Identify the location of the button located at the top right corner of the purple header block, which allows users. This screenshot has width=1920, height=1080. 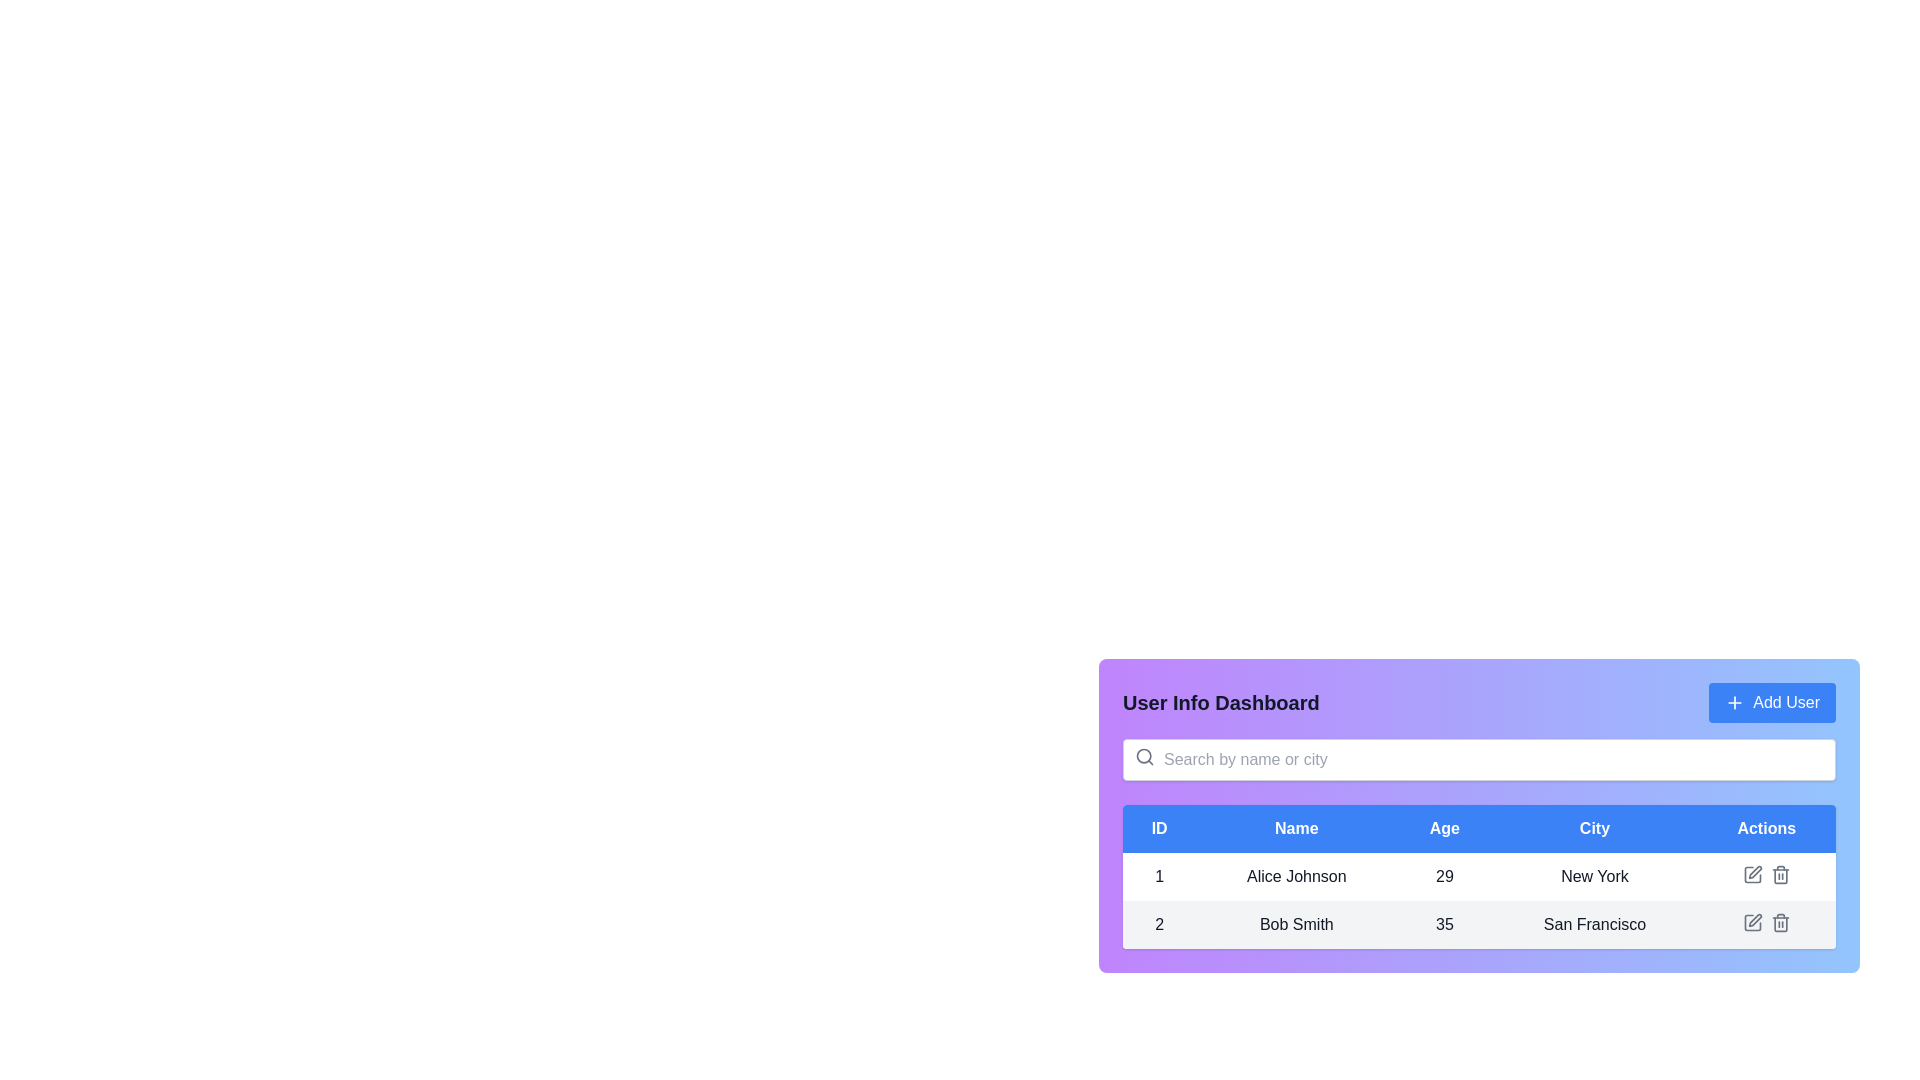
(1772, 701).